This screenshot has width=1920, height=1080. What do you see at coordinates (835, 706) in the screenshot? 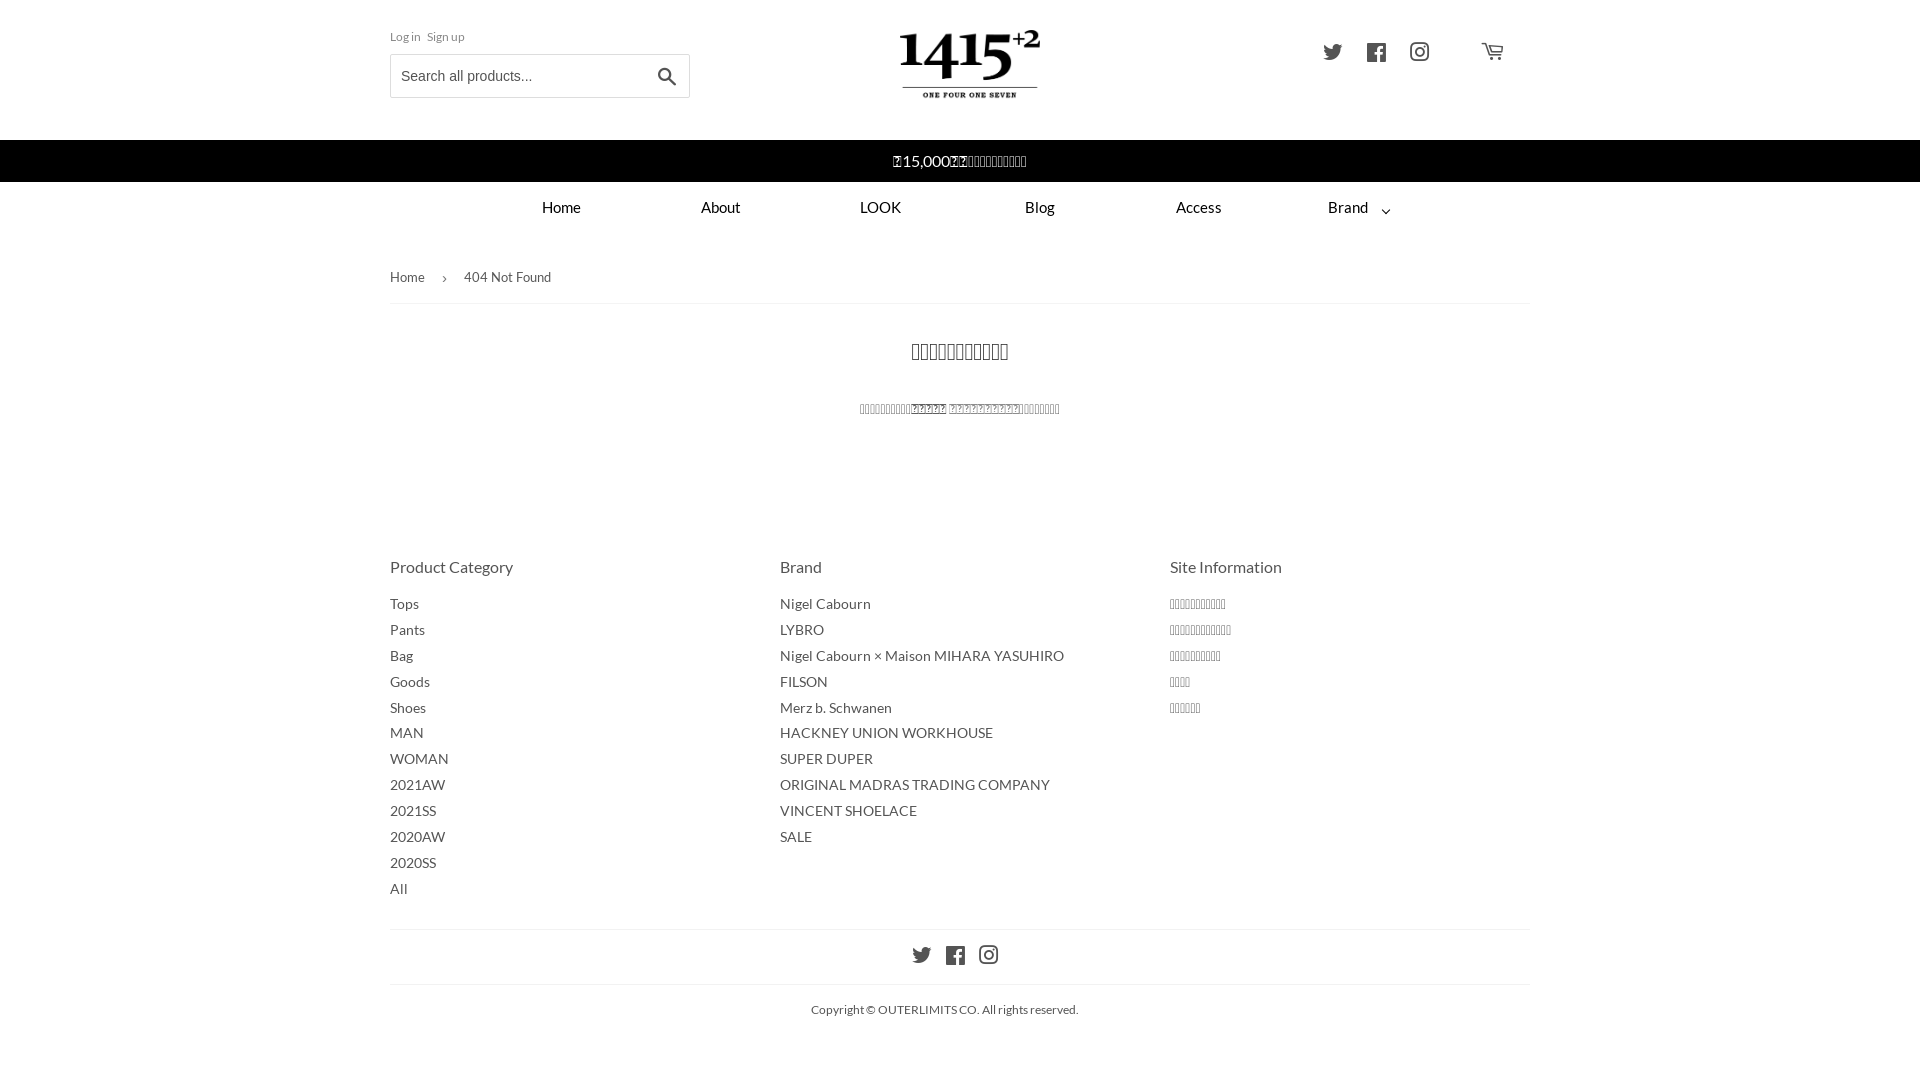
I see `'Merz b. Schwanen'` at bounding box center [835, 706].